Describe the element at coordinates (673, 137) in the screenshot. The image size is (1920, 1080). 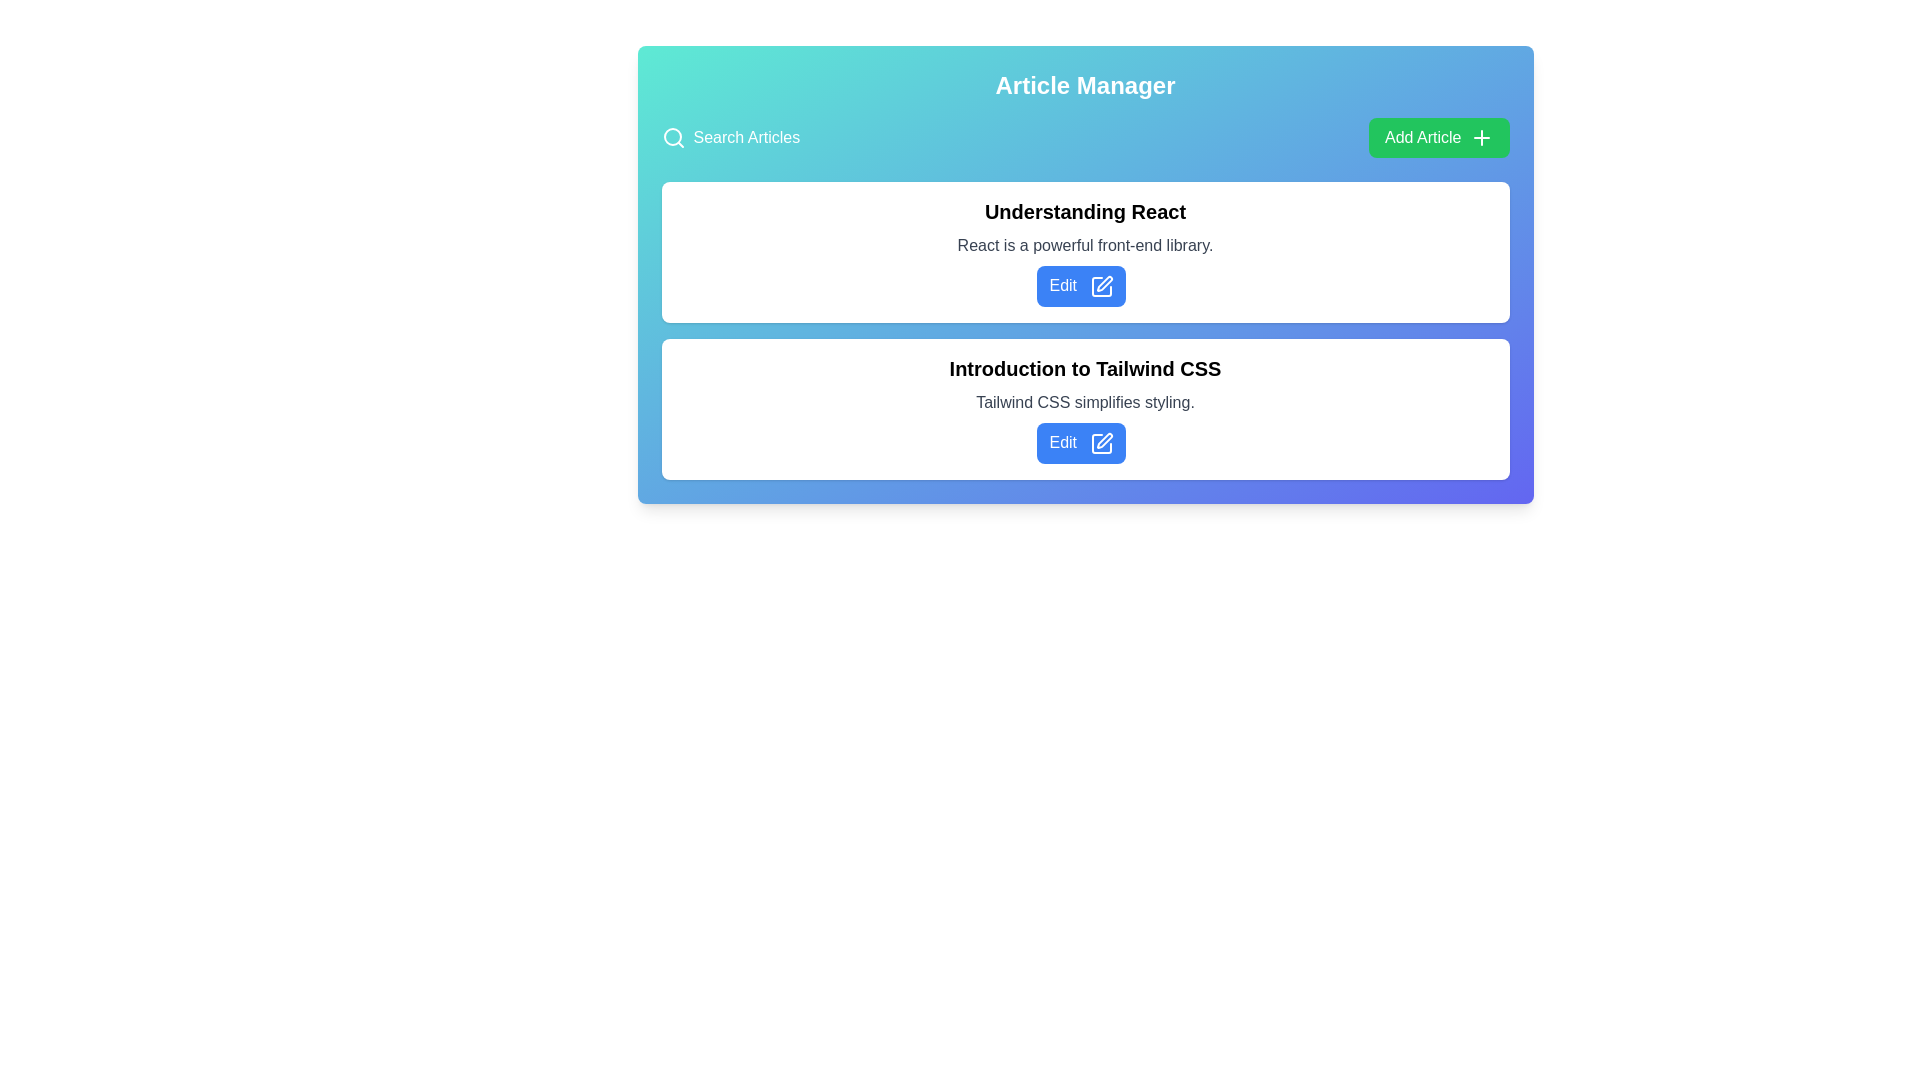
I see `the magnifying glass icon representing the search function located in the top-left section of the 'Article Manager' card` at that location.